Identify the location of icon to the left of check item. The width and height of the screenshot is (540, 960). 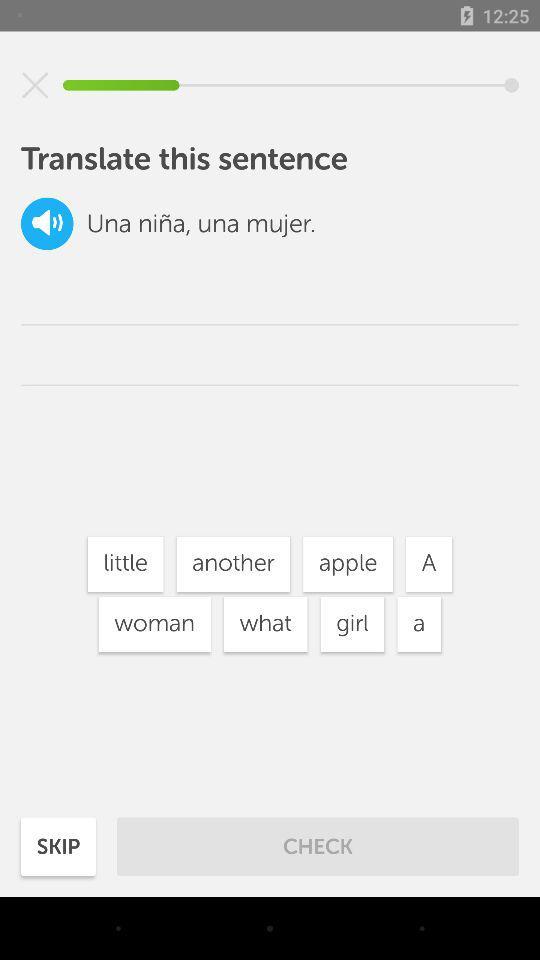
(58, 845).